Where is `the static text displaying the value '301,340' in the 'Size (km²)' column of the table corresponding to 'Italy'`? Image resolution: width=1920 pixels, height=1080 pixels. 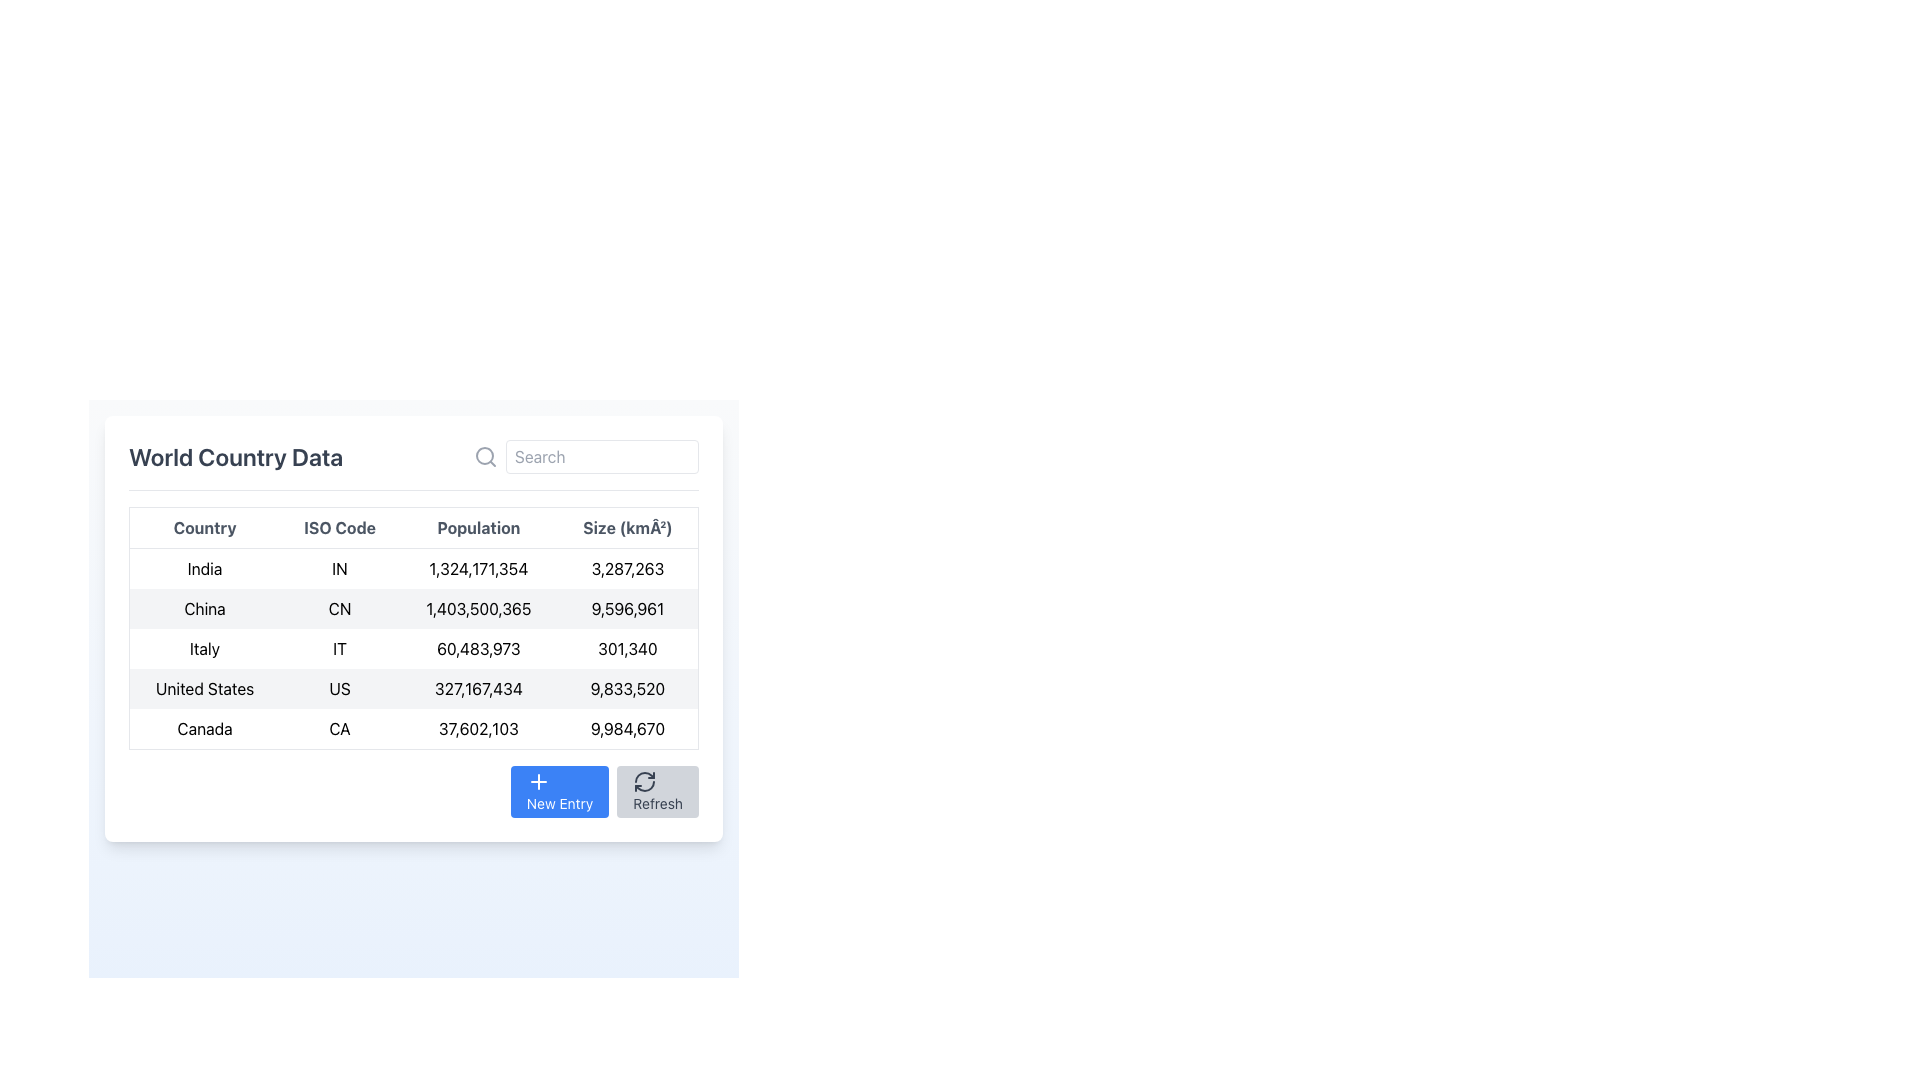 the static text displaying the value '301,340' in the 'Size (km²)' column of the table corresponding to 'Italy' is located at coordinates (627, 648).